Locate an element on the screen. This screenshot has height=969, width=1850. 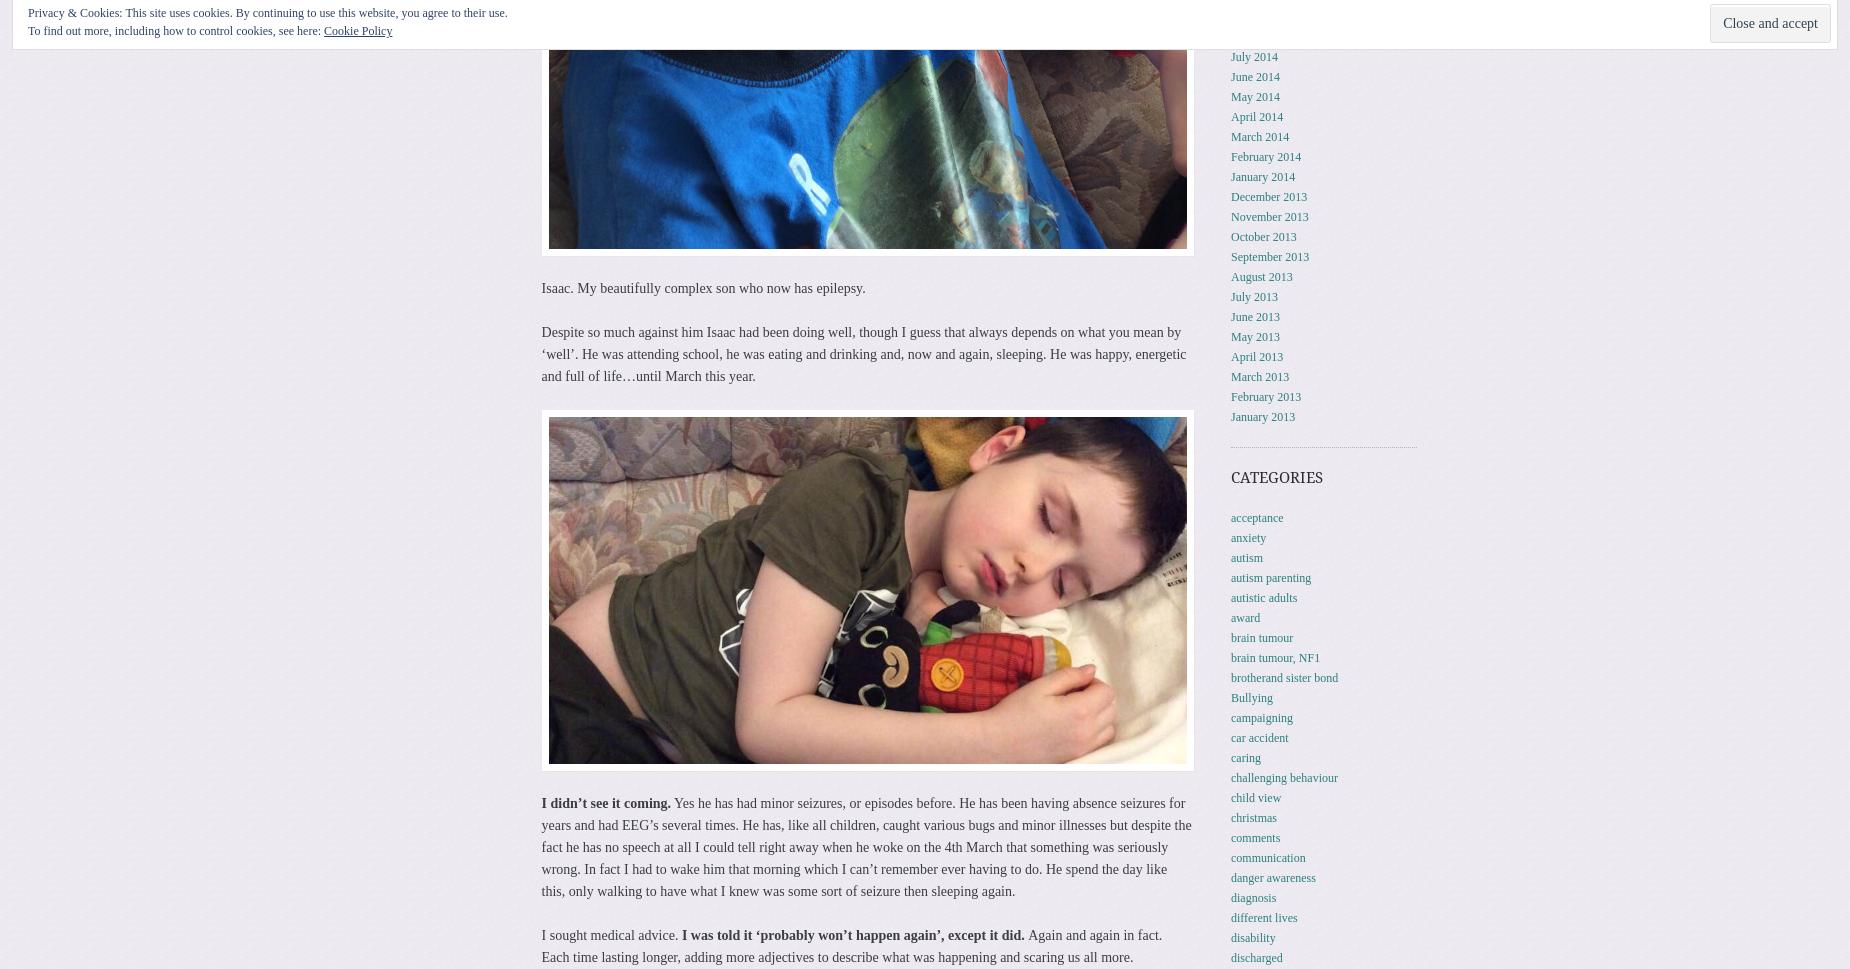
'August 2013' is located at coordinates (1229, 275).